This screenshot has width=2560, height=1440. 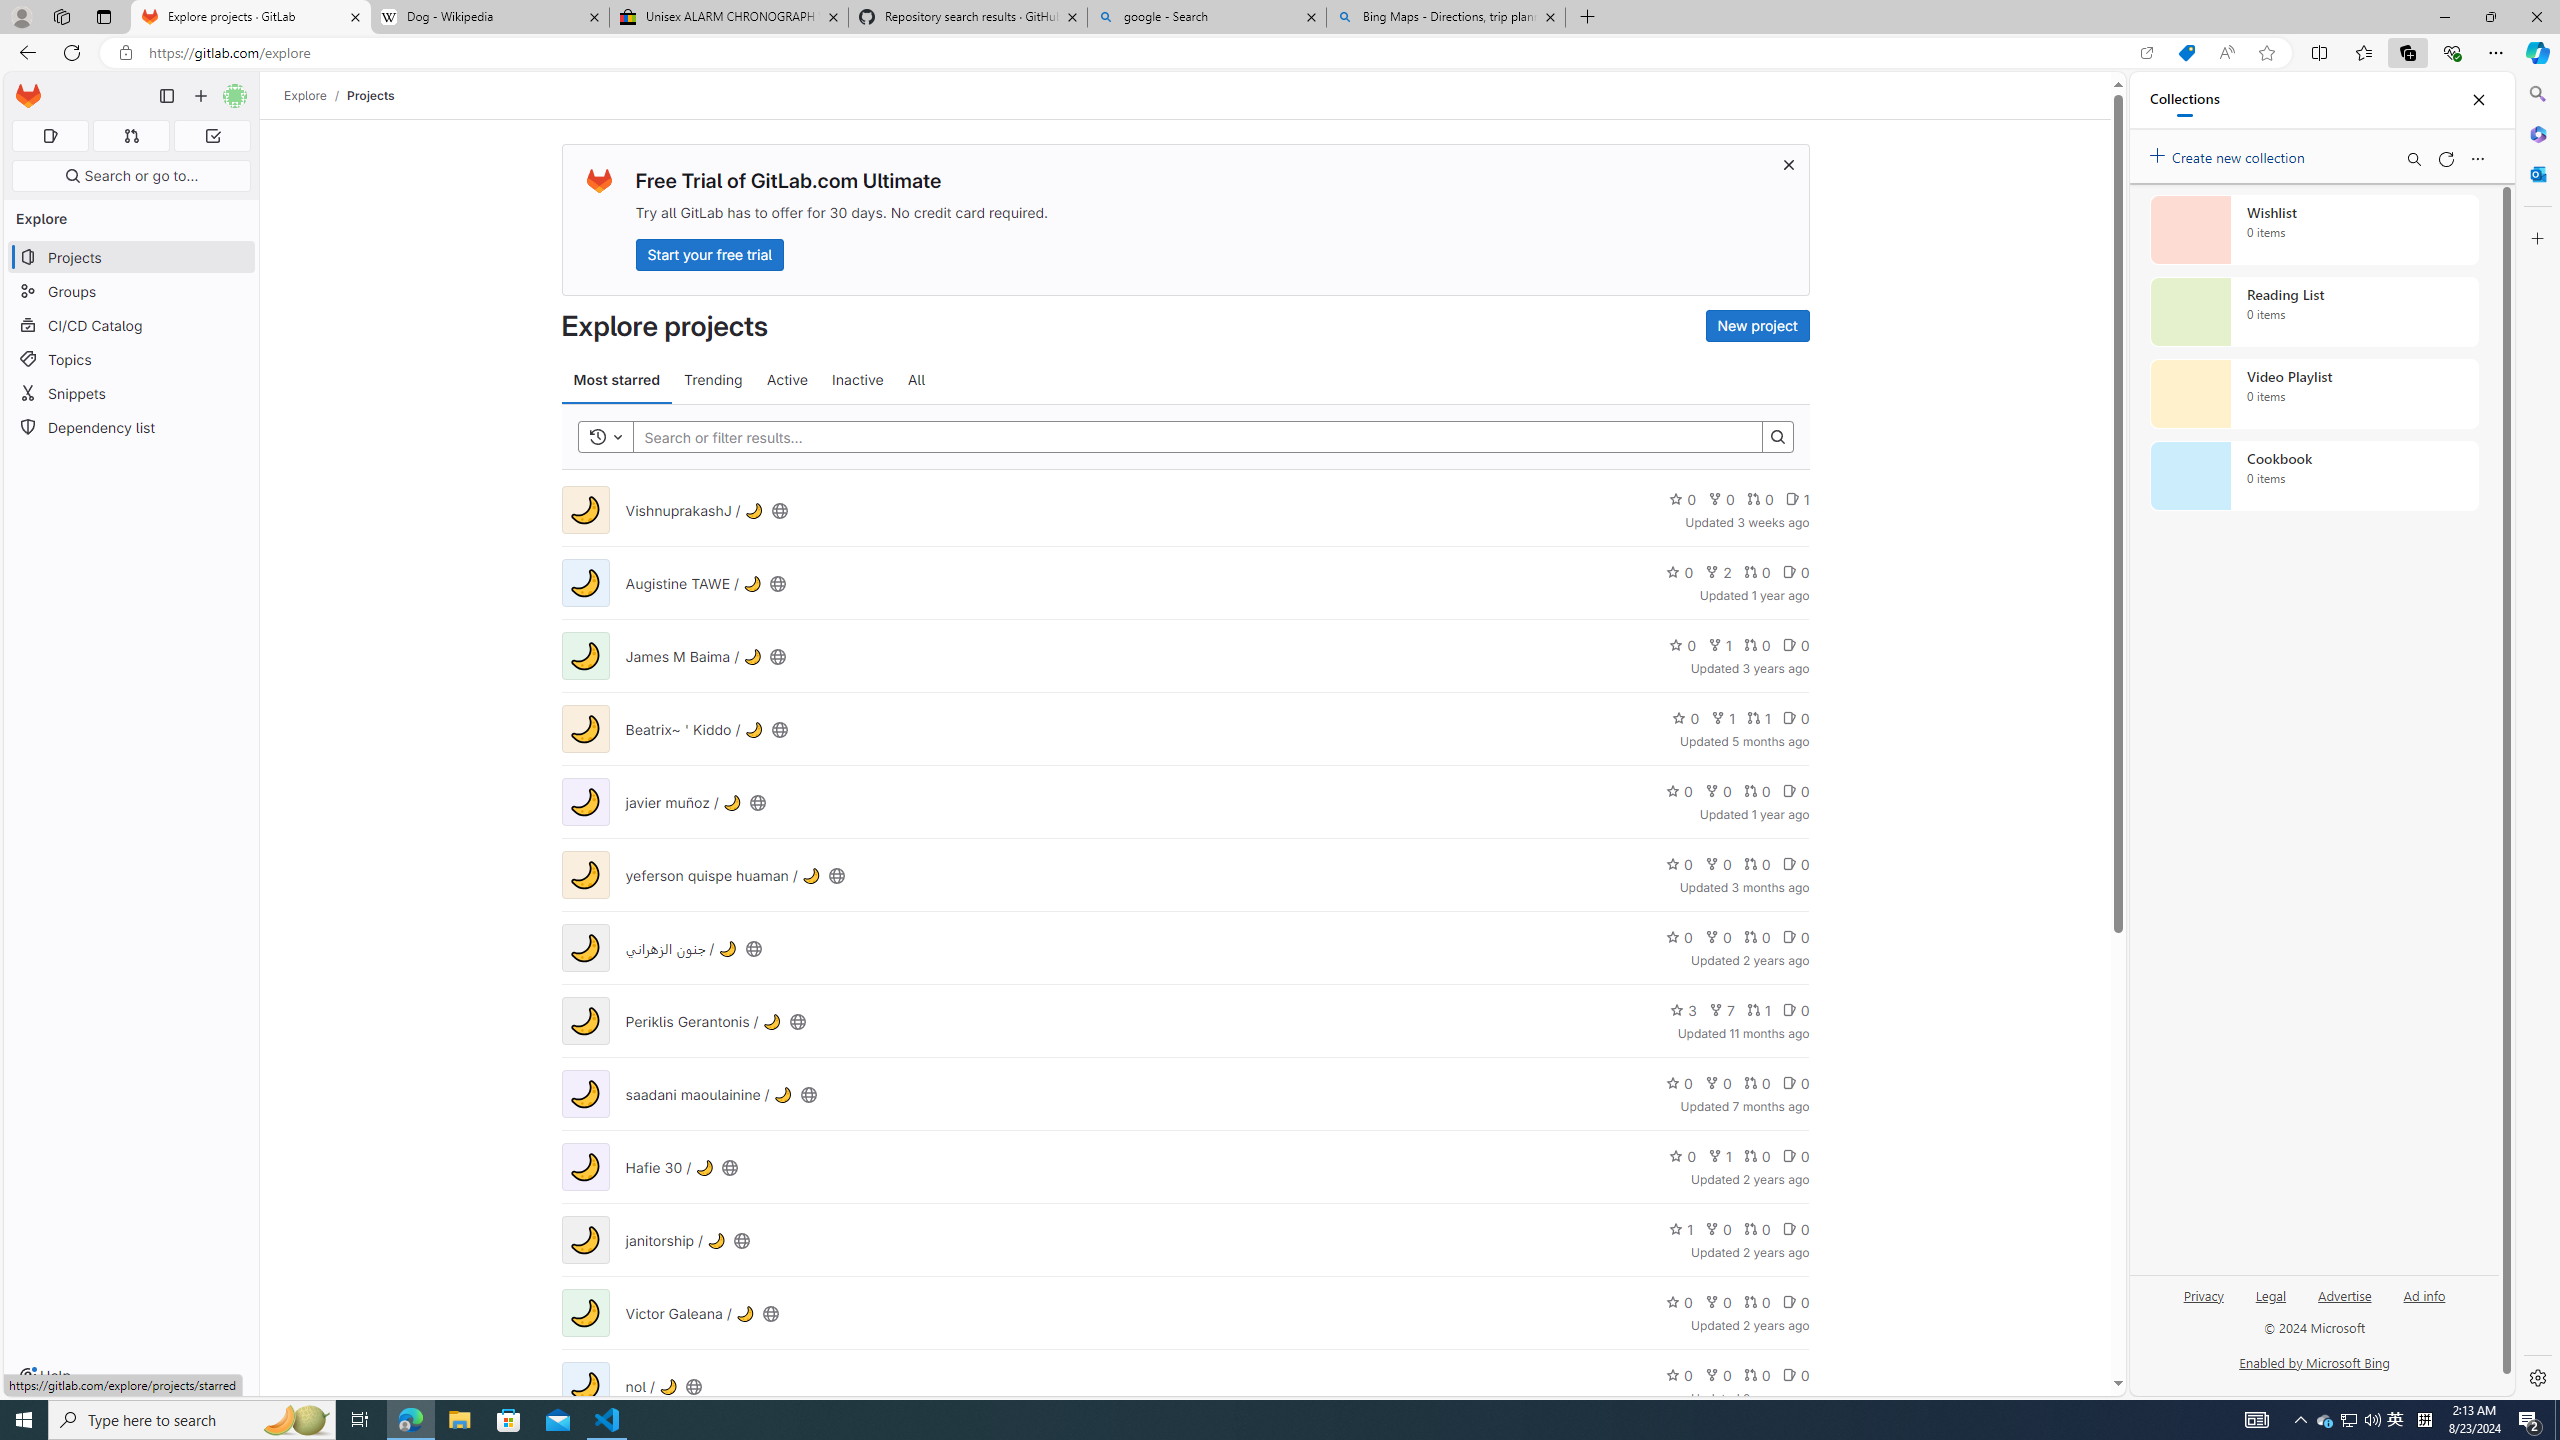 I want to click on '2', so click(x=1719, y=571).